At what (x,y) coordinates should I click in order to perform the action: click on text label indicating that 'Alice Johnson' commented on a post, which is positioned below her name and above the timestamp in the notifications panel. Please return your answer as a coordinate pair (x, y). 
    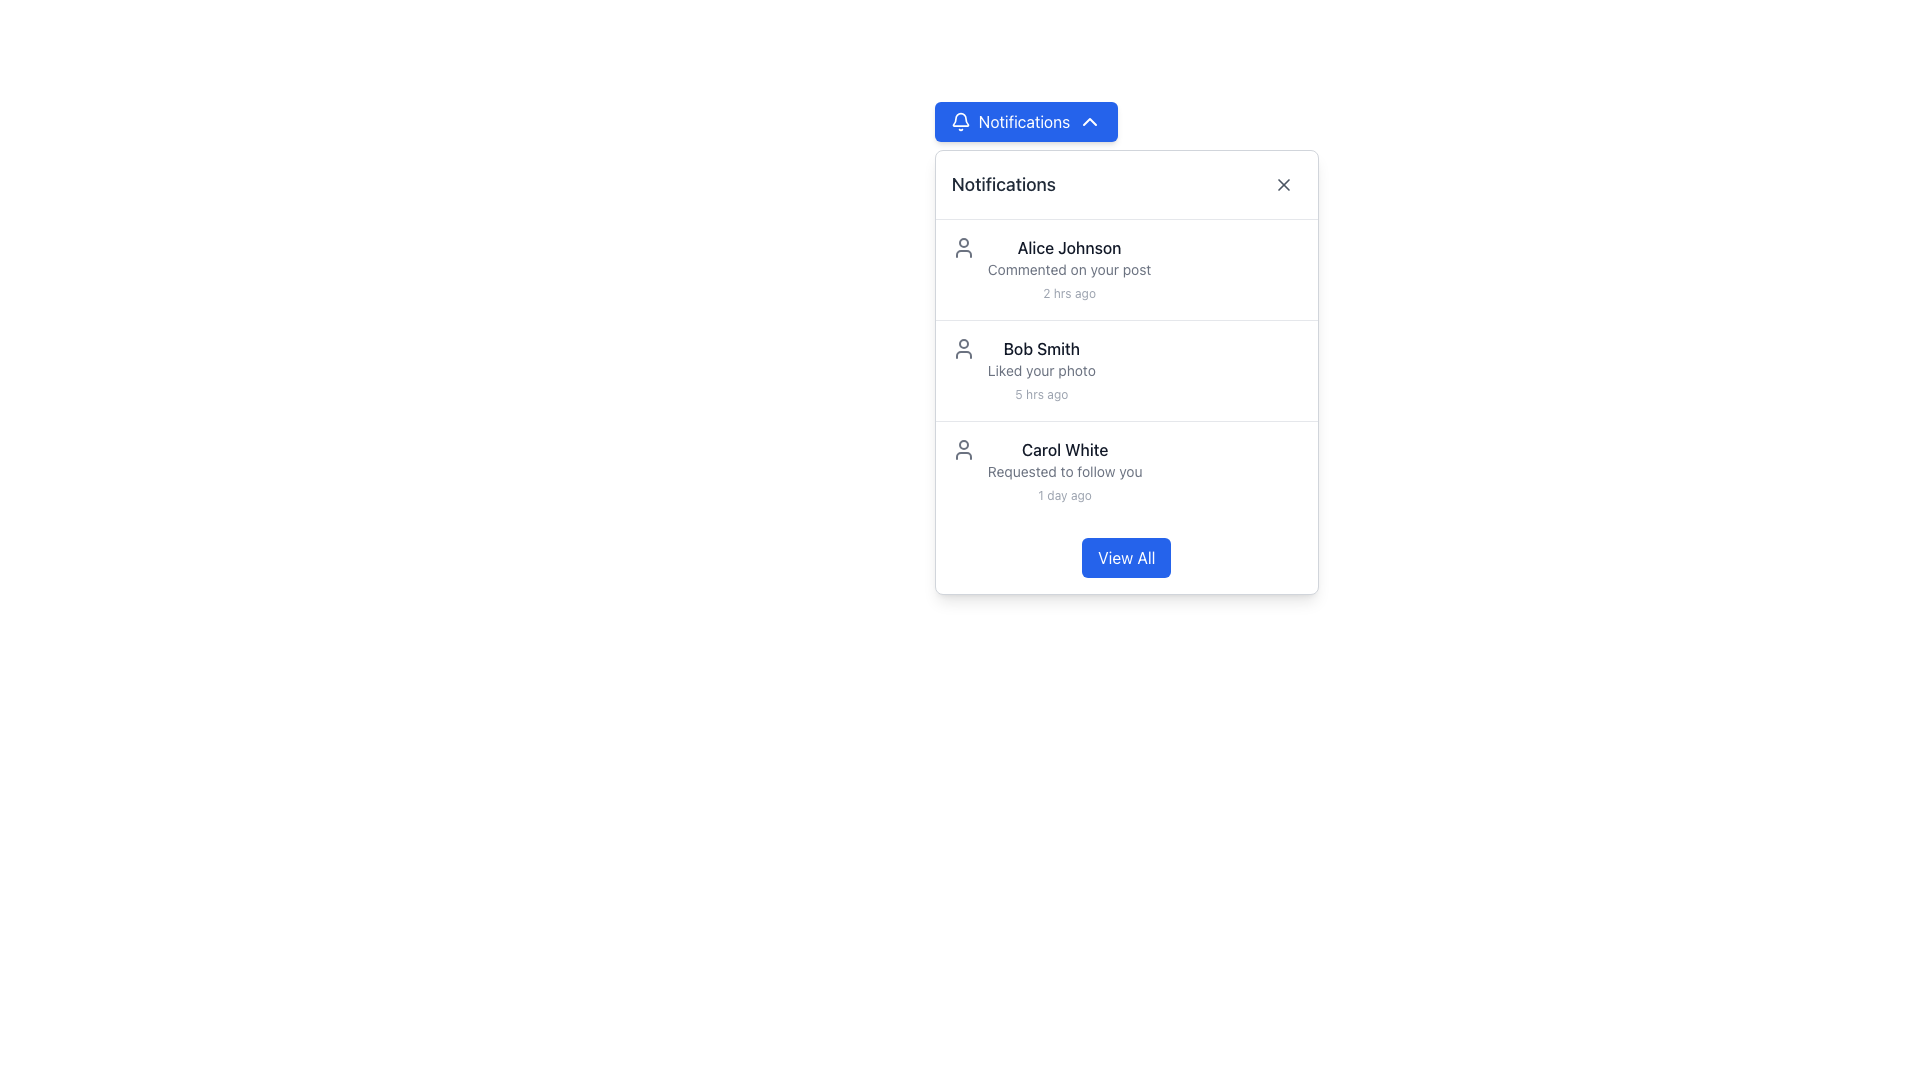
    Looking at the image, I should click on (1068, 270).